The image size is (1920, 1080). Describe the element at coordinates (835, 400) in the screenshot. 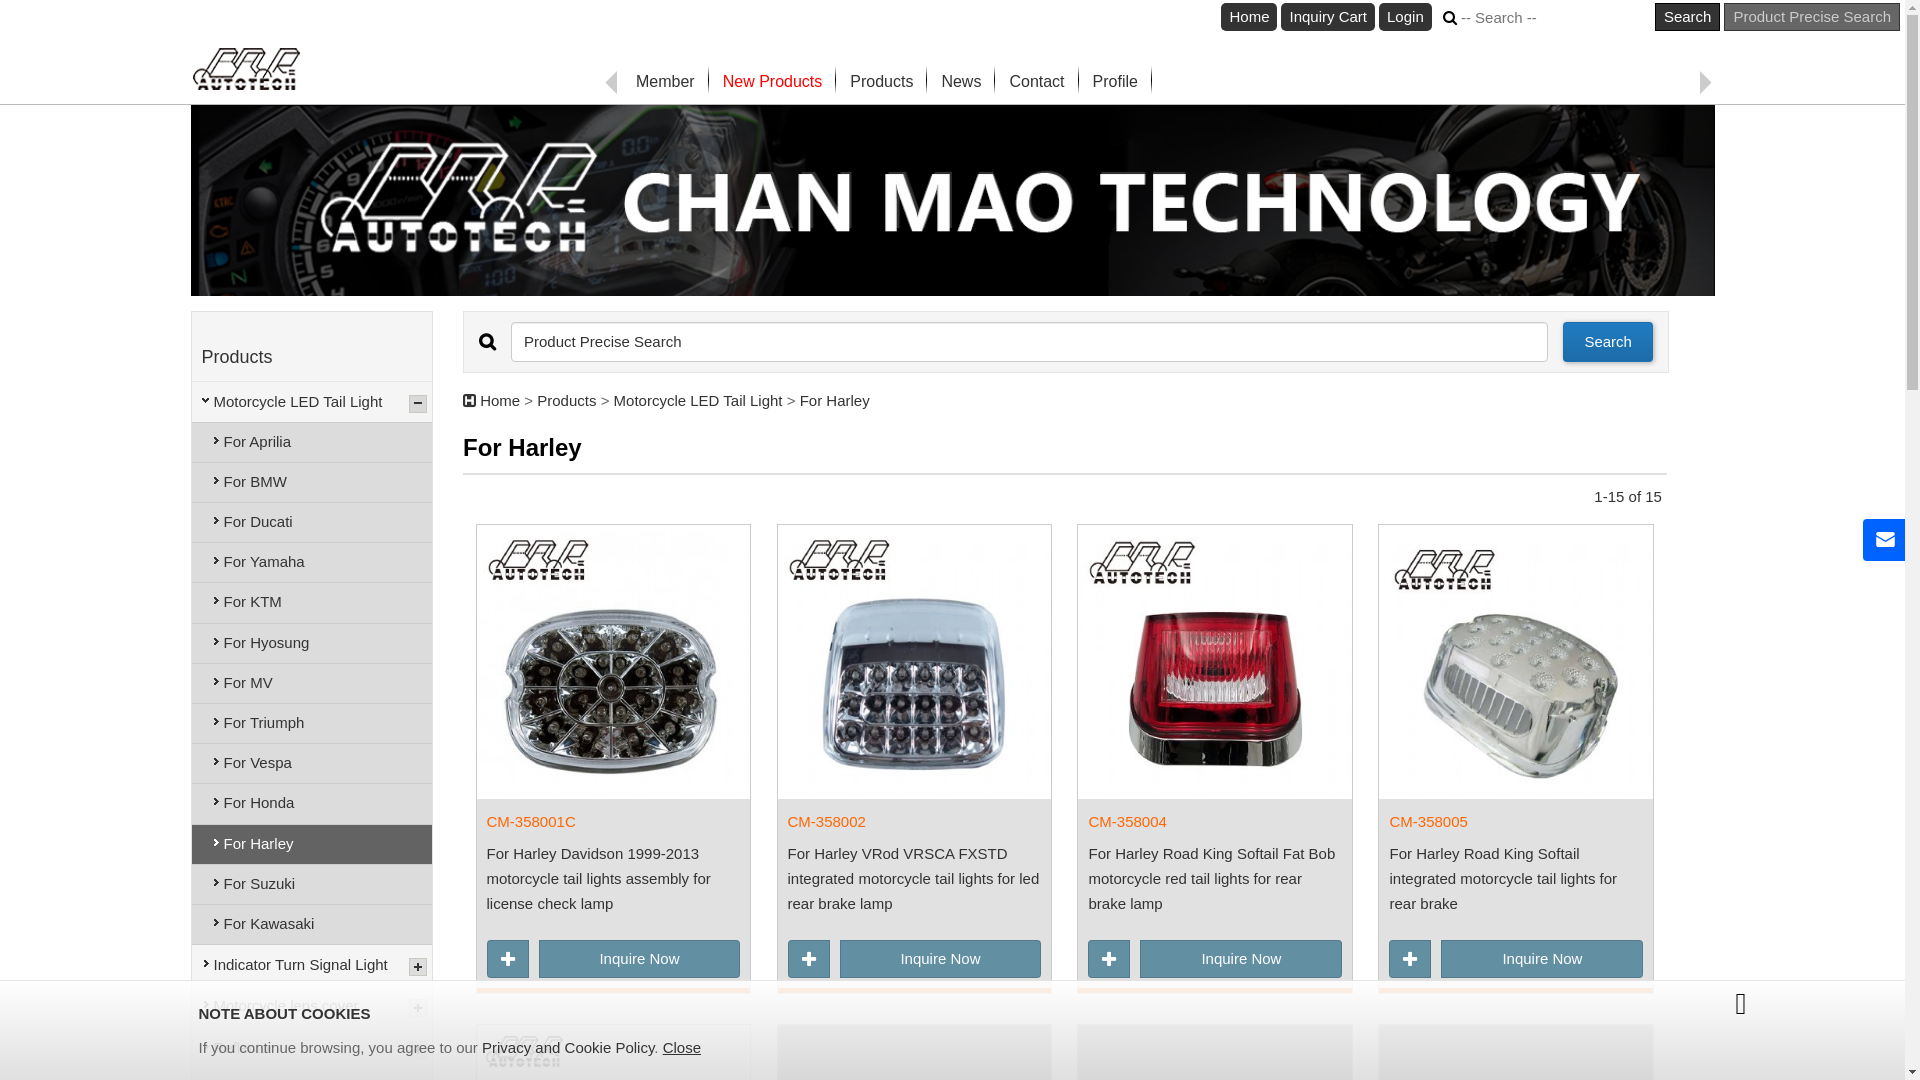

I see `'For Harley'` at that location.